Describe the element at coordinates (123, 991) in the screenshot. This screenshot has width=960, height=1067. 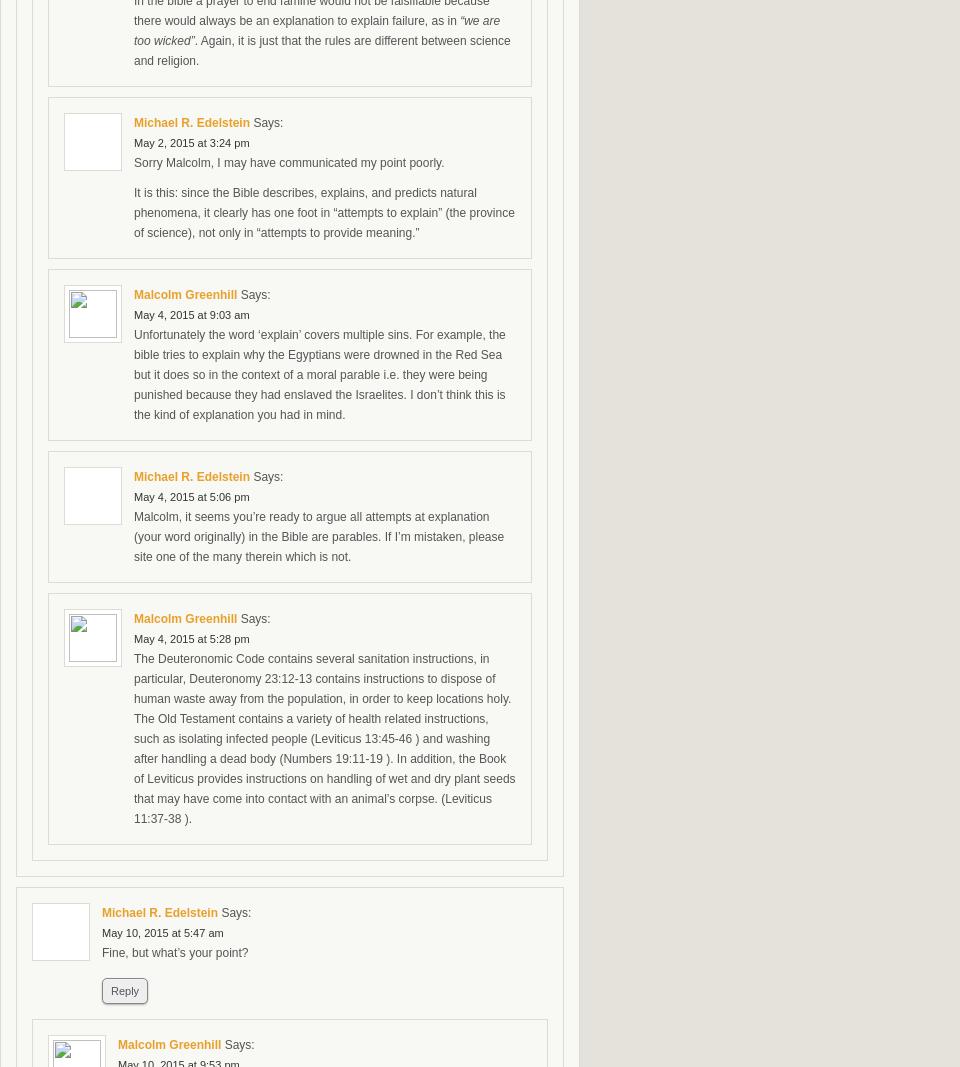
I see `'Reply'` at that location.